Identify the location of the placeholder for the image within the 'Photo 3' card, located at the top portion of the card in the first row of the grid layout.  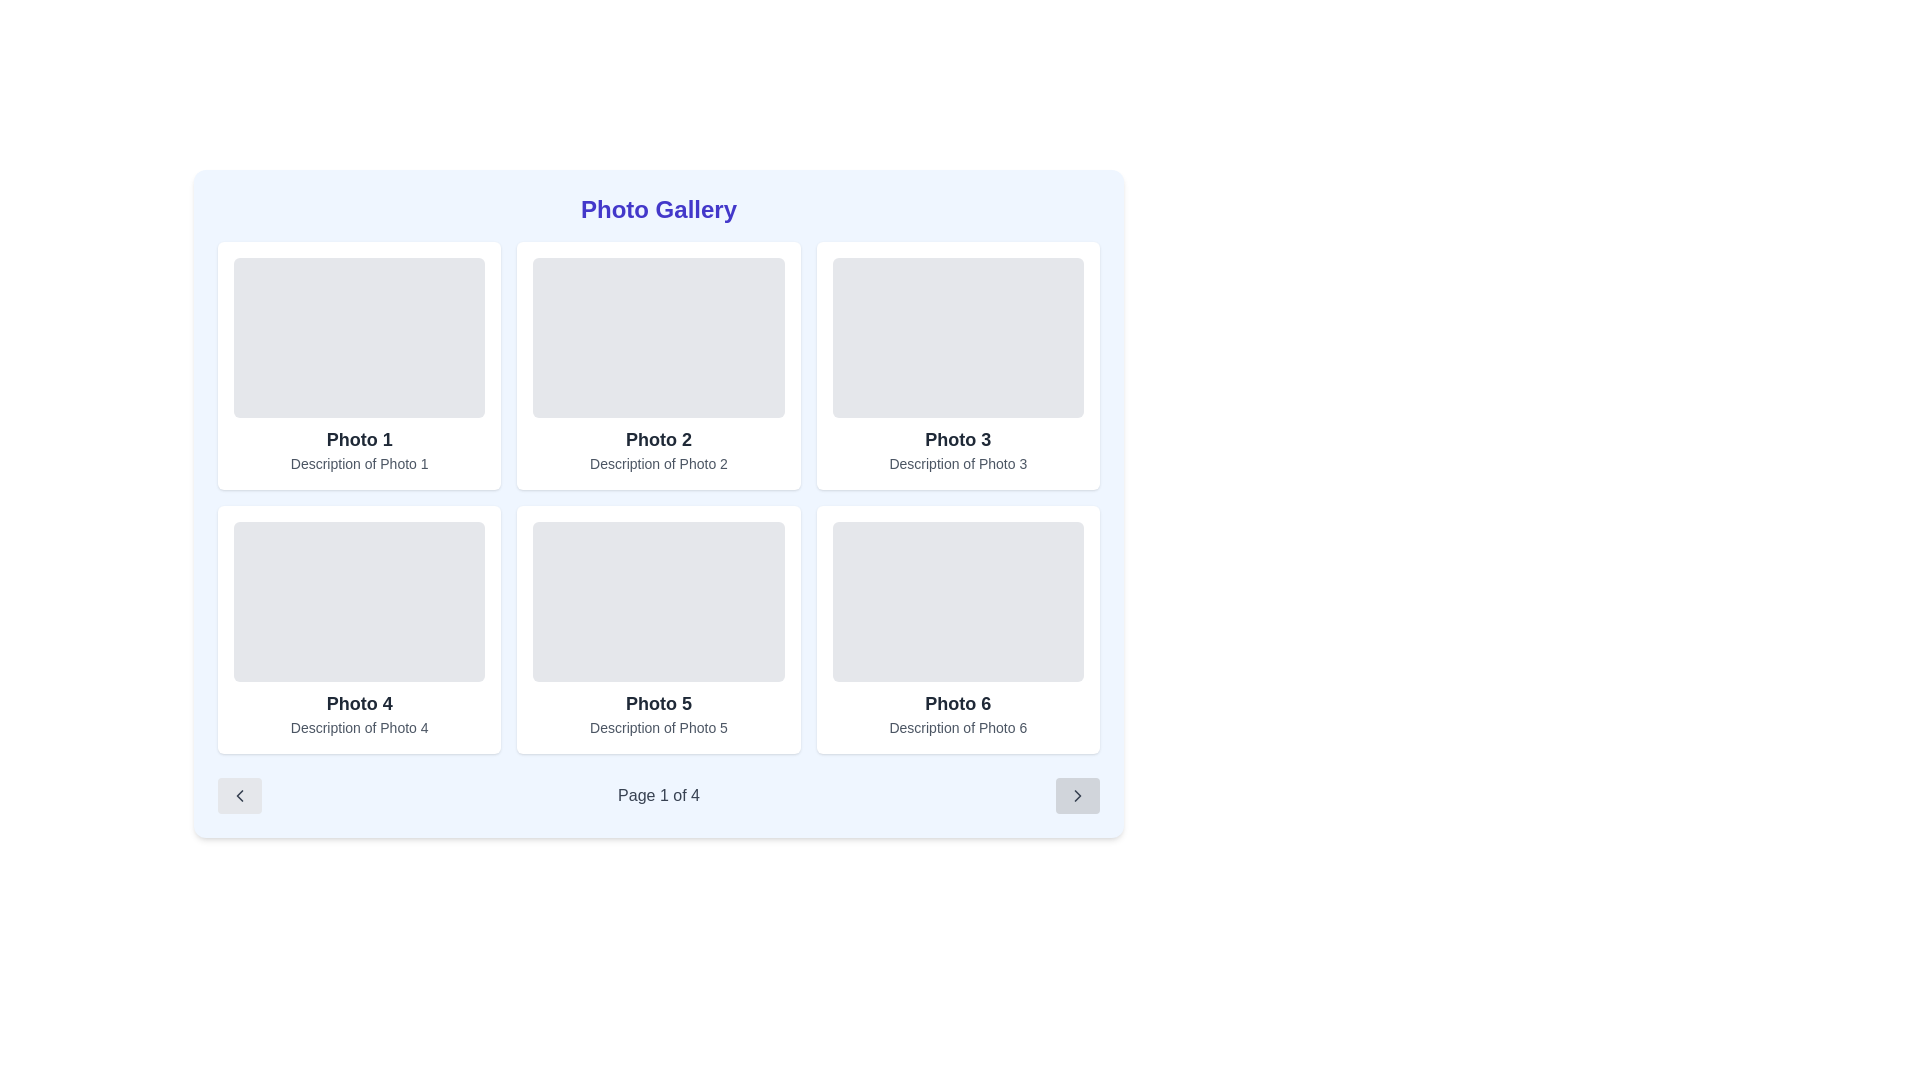
(957, 337).